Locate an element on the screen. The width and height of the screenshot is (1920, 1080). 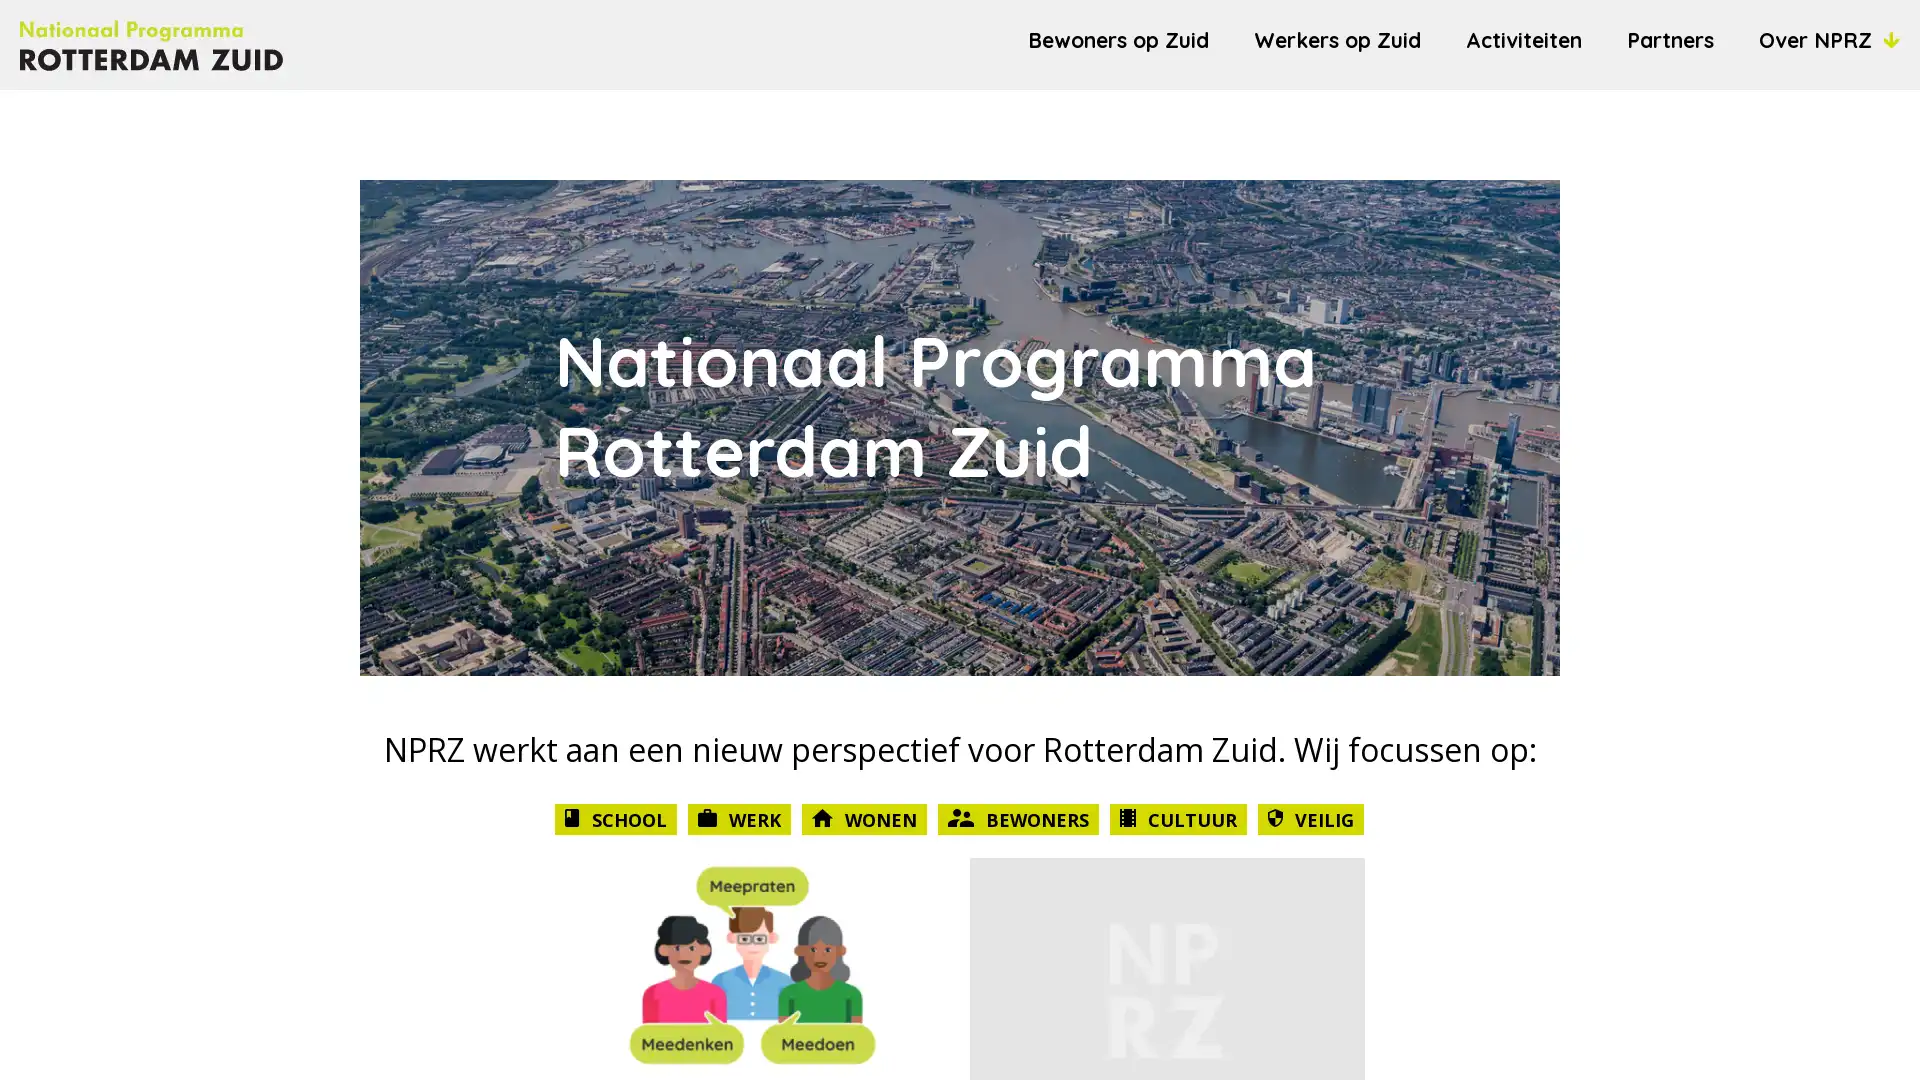
Over NPRZ is located at coordinates (1829, 39).